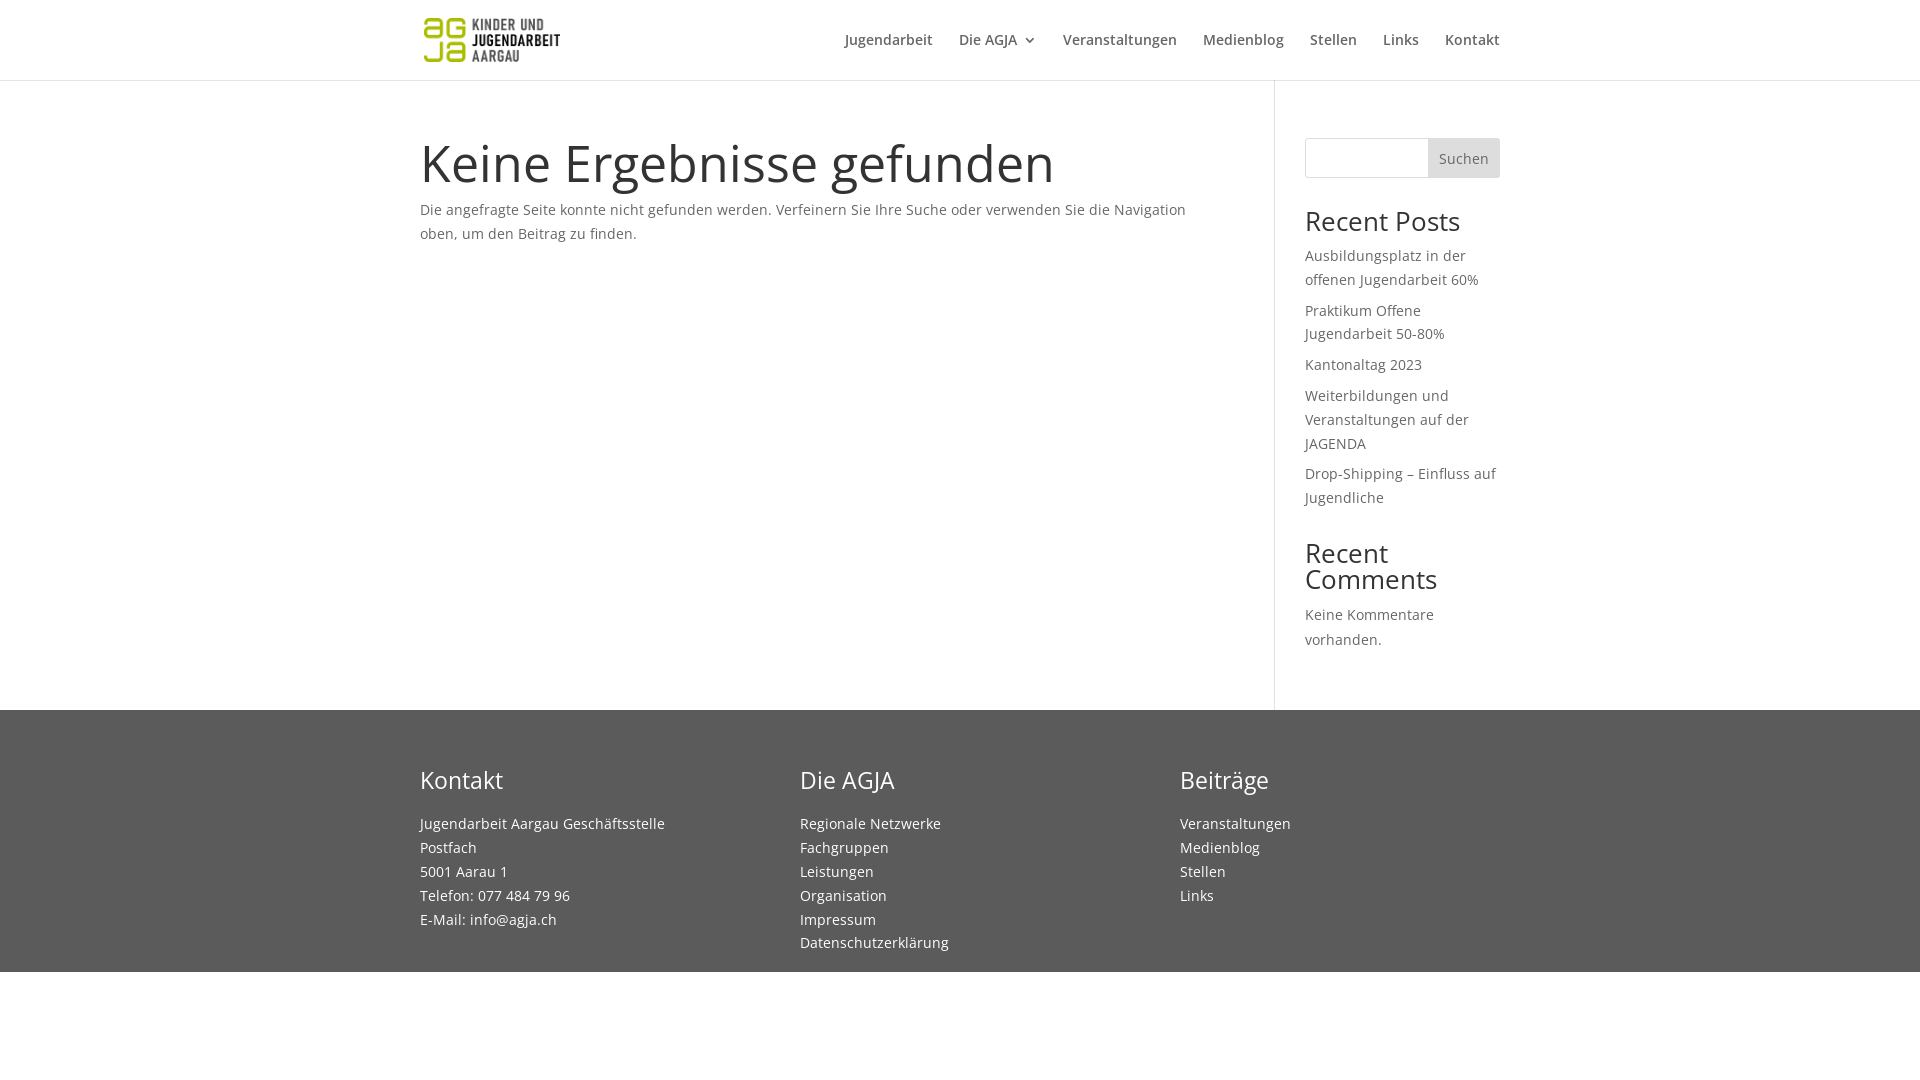  I want to click on 'Die AGJA', so click(998, 55).